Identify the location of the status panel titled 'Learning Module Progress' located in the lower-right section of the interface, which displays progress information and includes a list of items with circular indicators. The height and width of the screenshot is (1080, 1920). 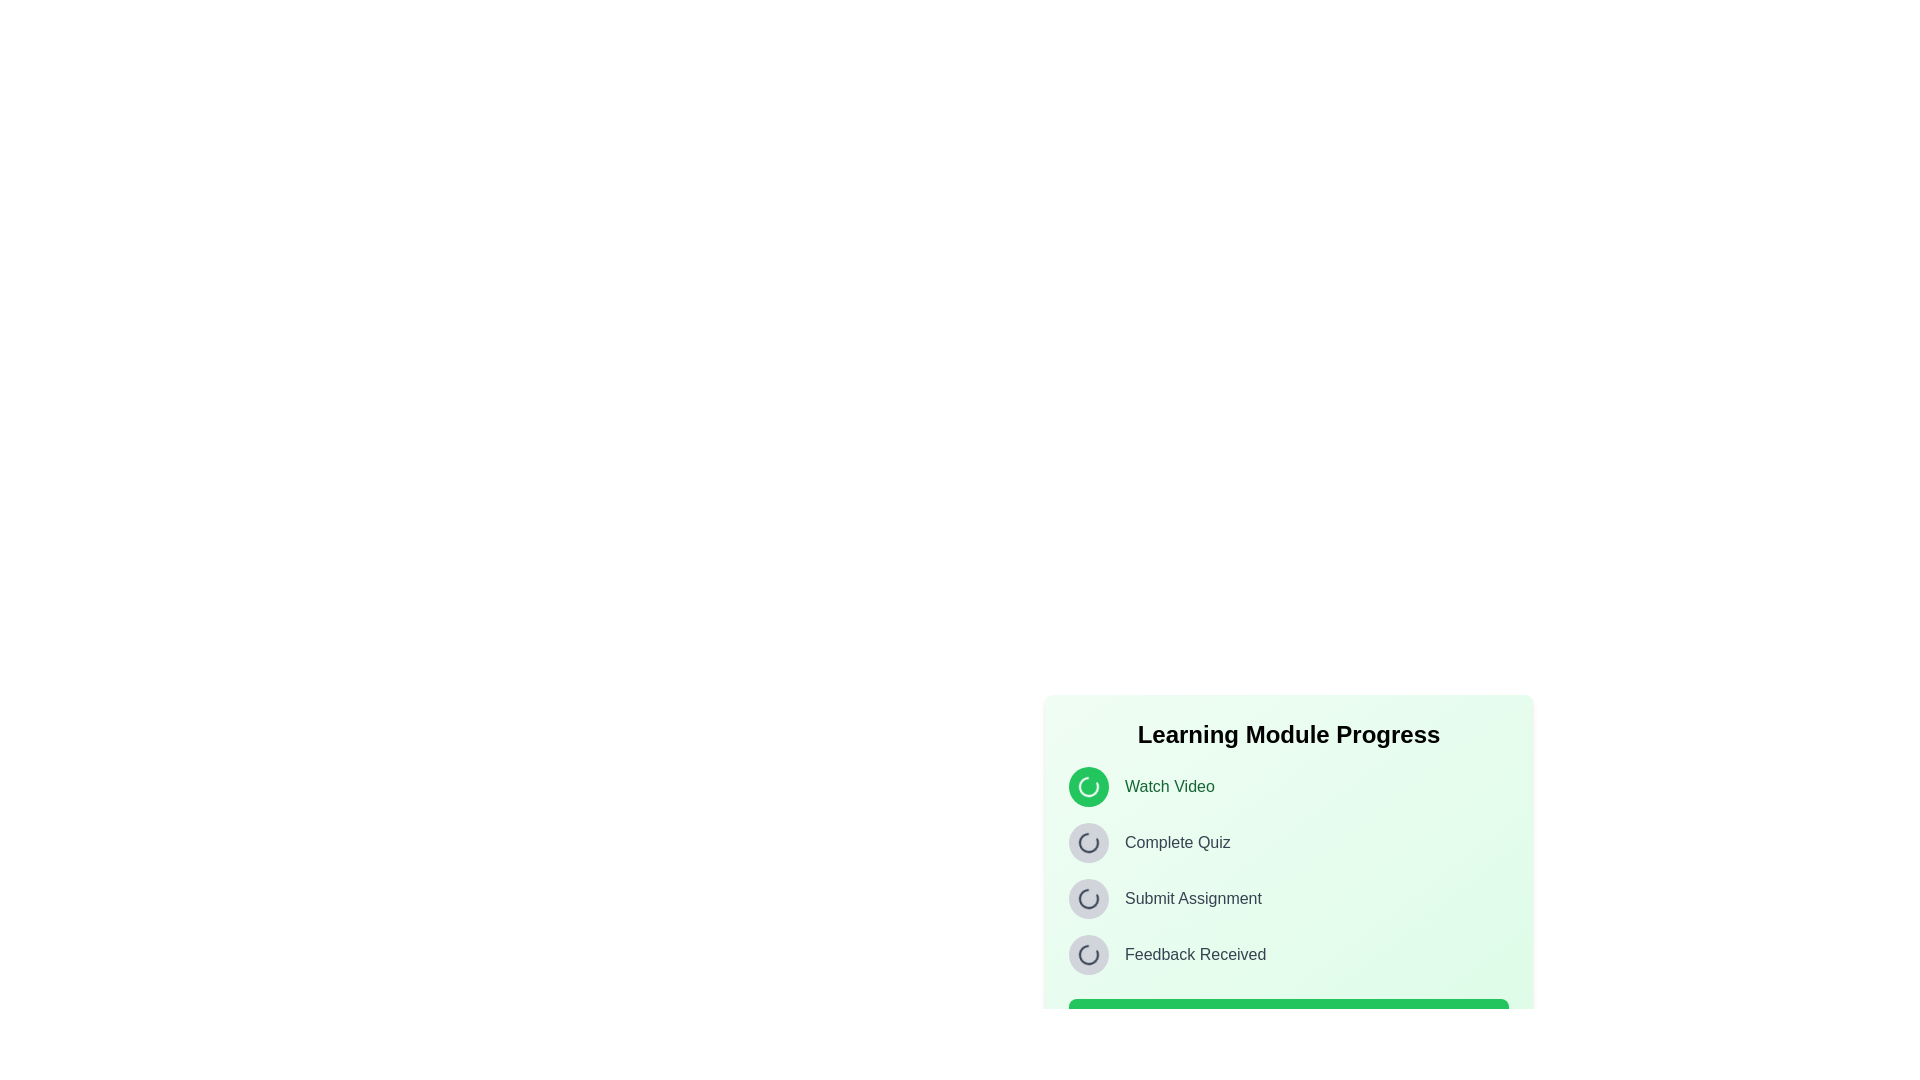
(1289, 840).